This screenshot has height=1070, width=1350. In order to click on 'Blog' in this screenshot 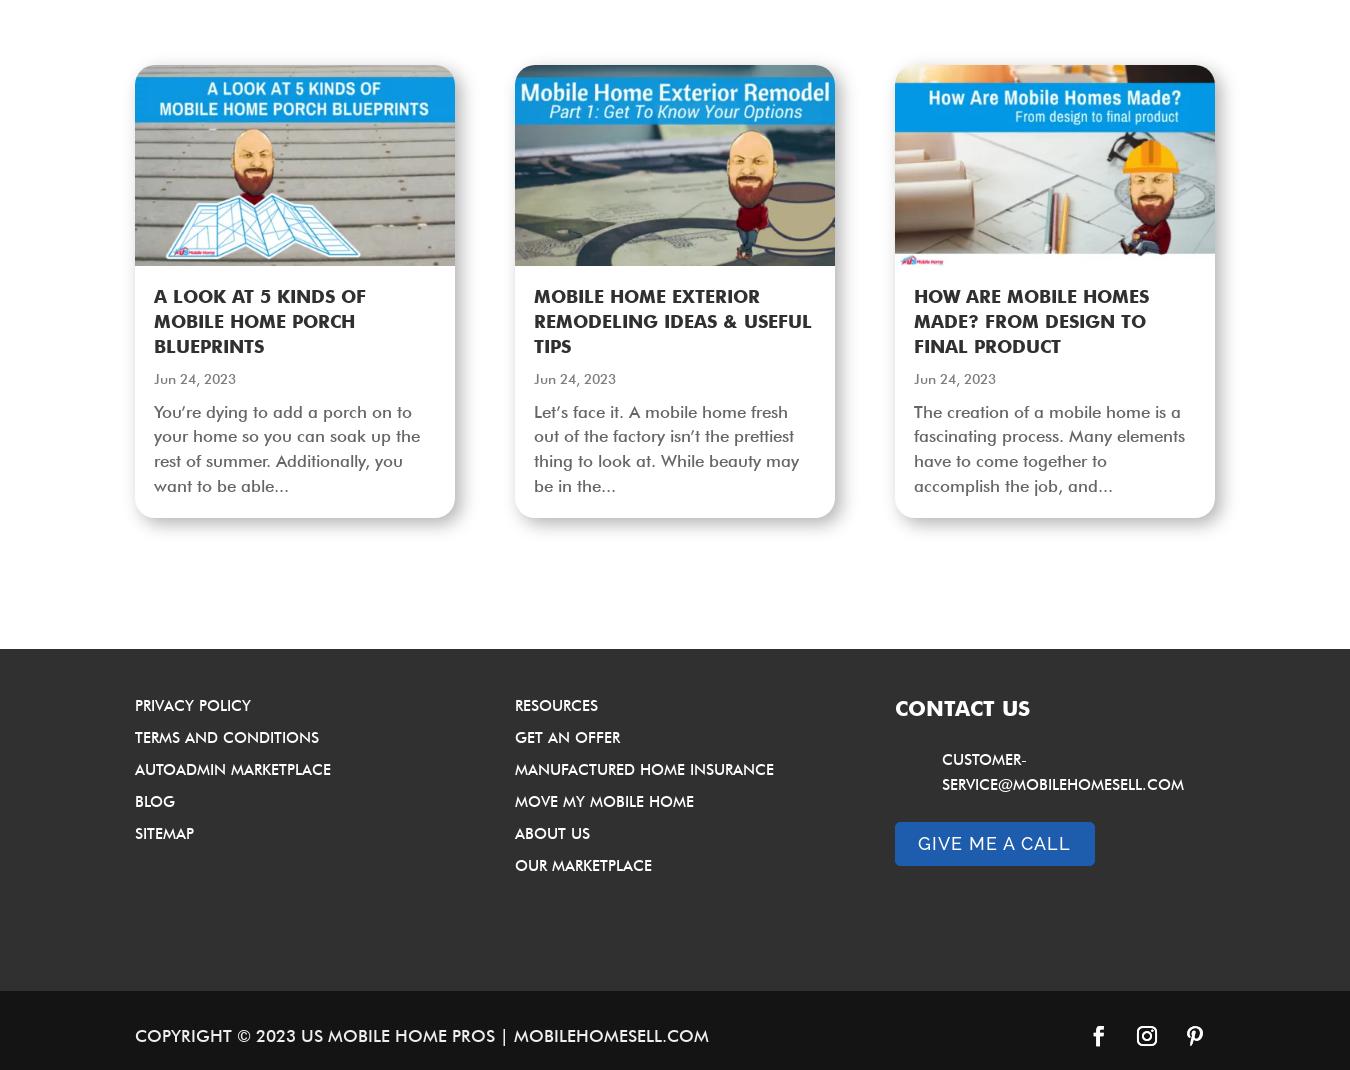, I will do `click(154, 800)`.